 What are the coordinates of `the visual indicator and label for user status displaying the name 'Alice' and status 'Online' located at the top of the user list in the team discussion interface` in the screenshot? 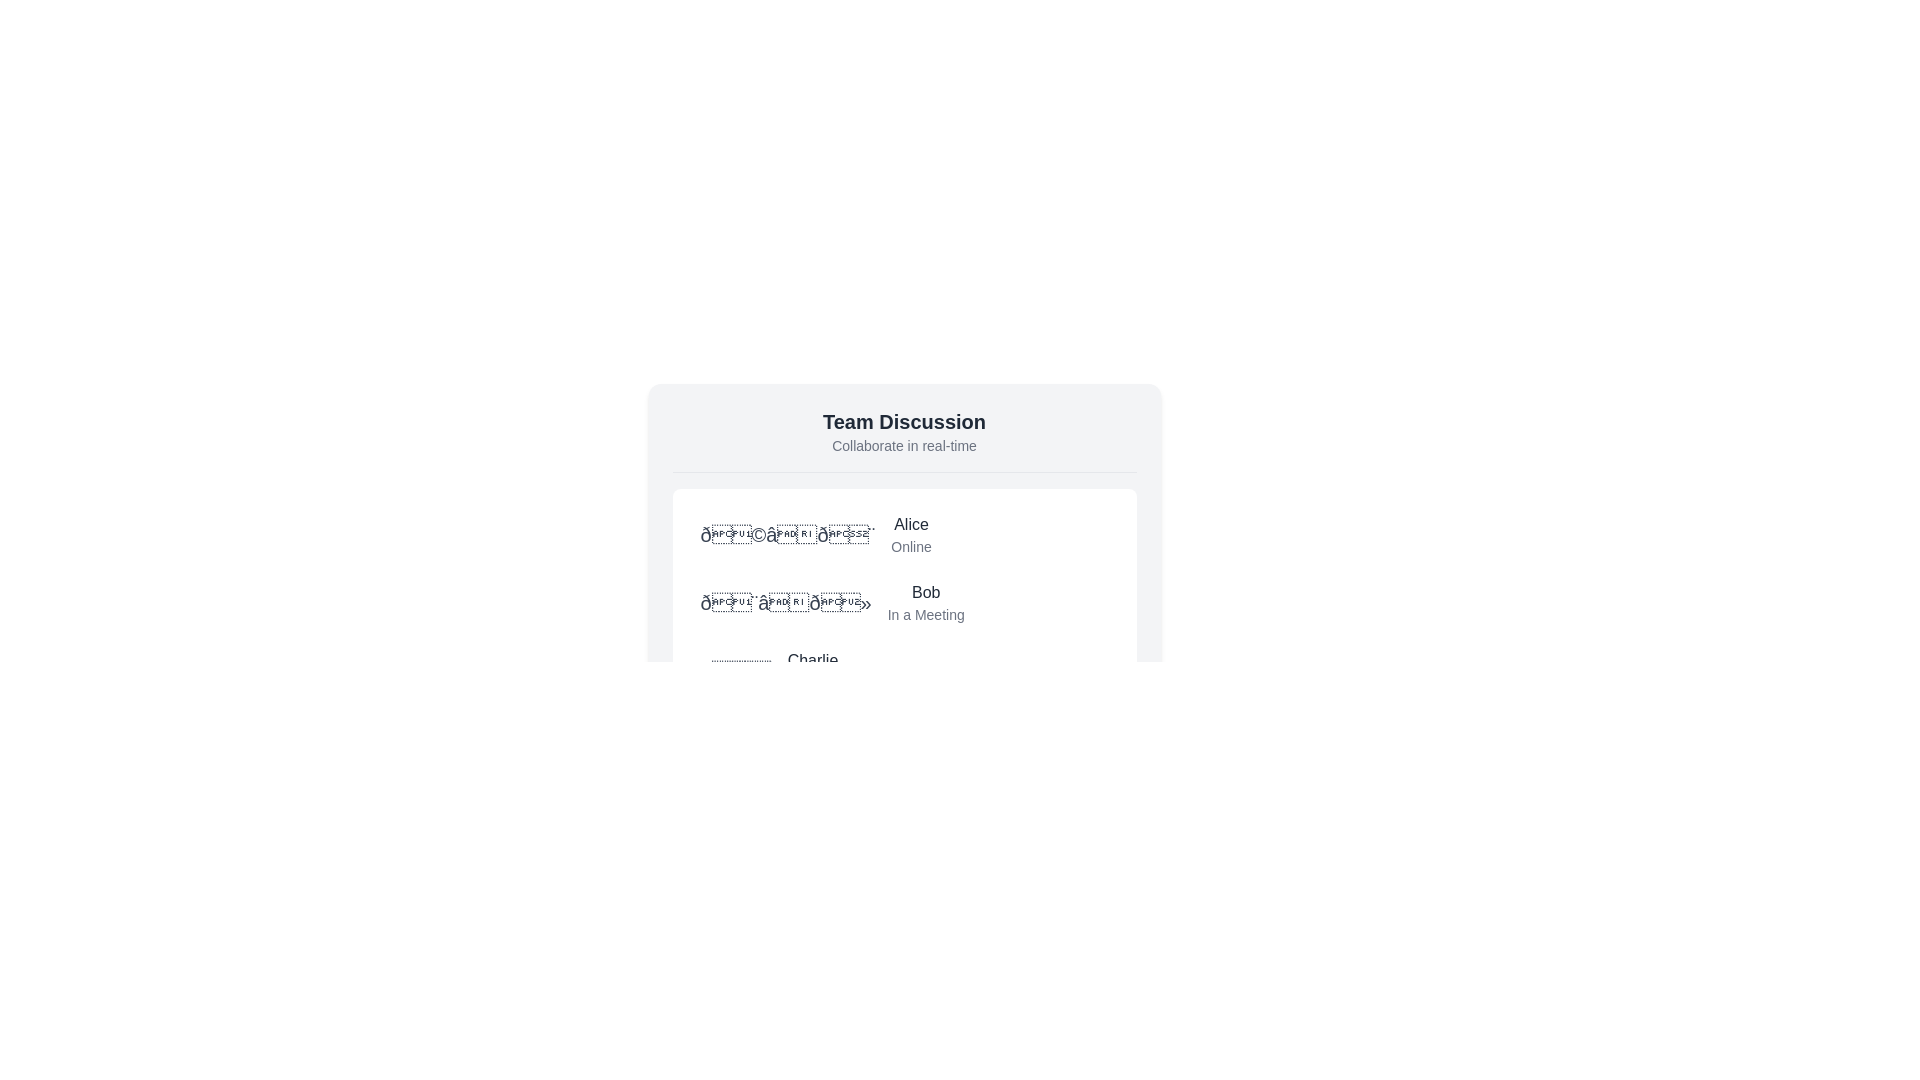 It's located at (903, 534).